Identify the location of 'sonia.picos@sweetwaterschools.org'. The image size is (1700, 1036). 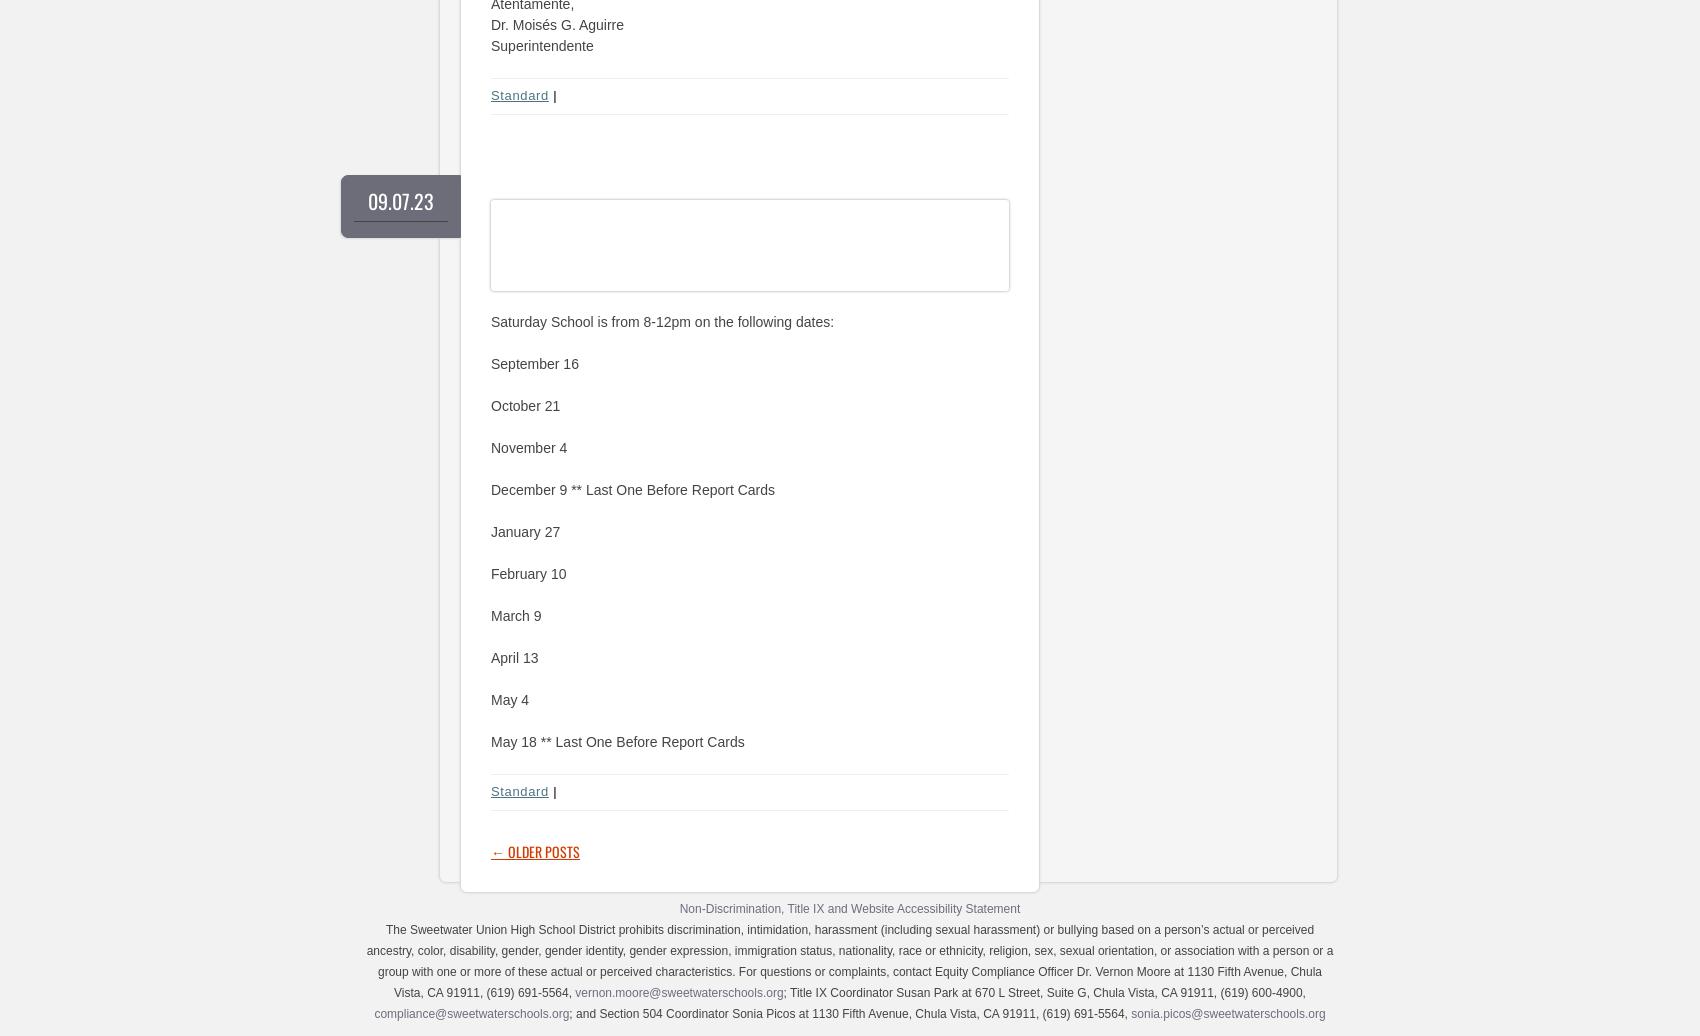
(1227, 1014).